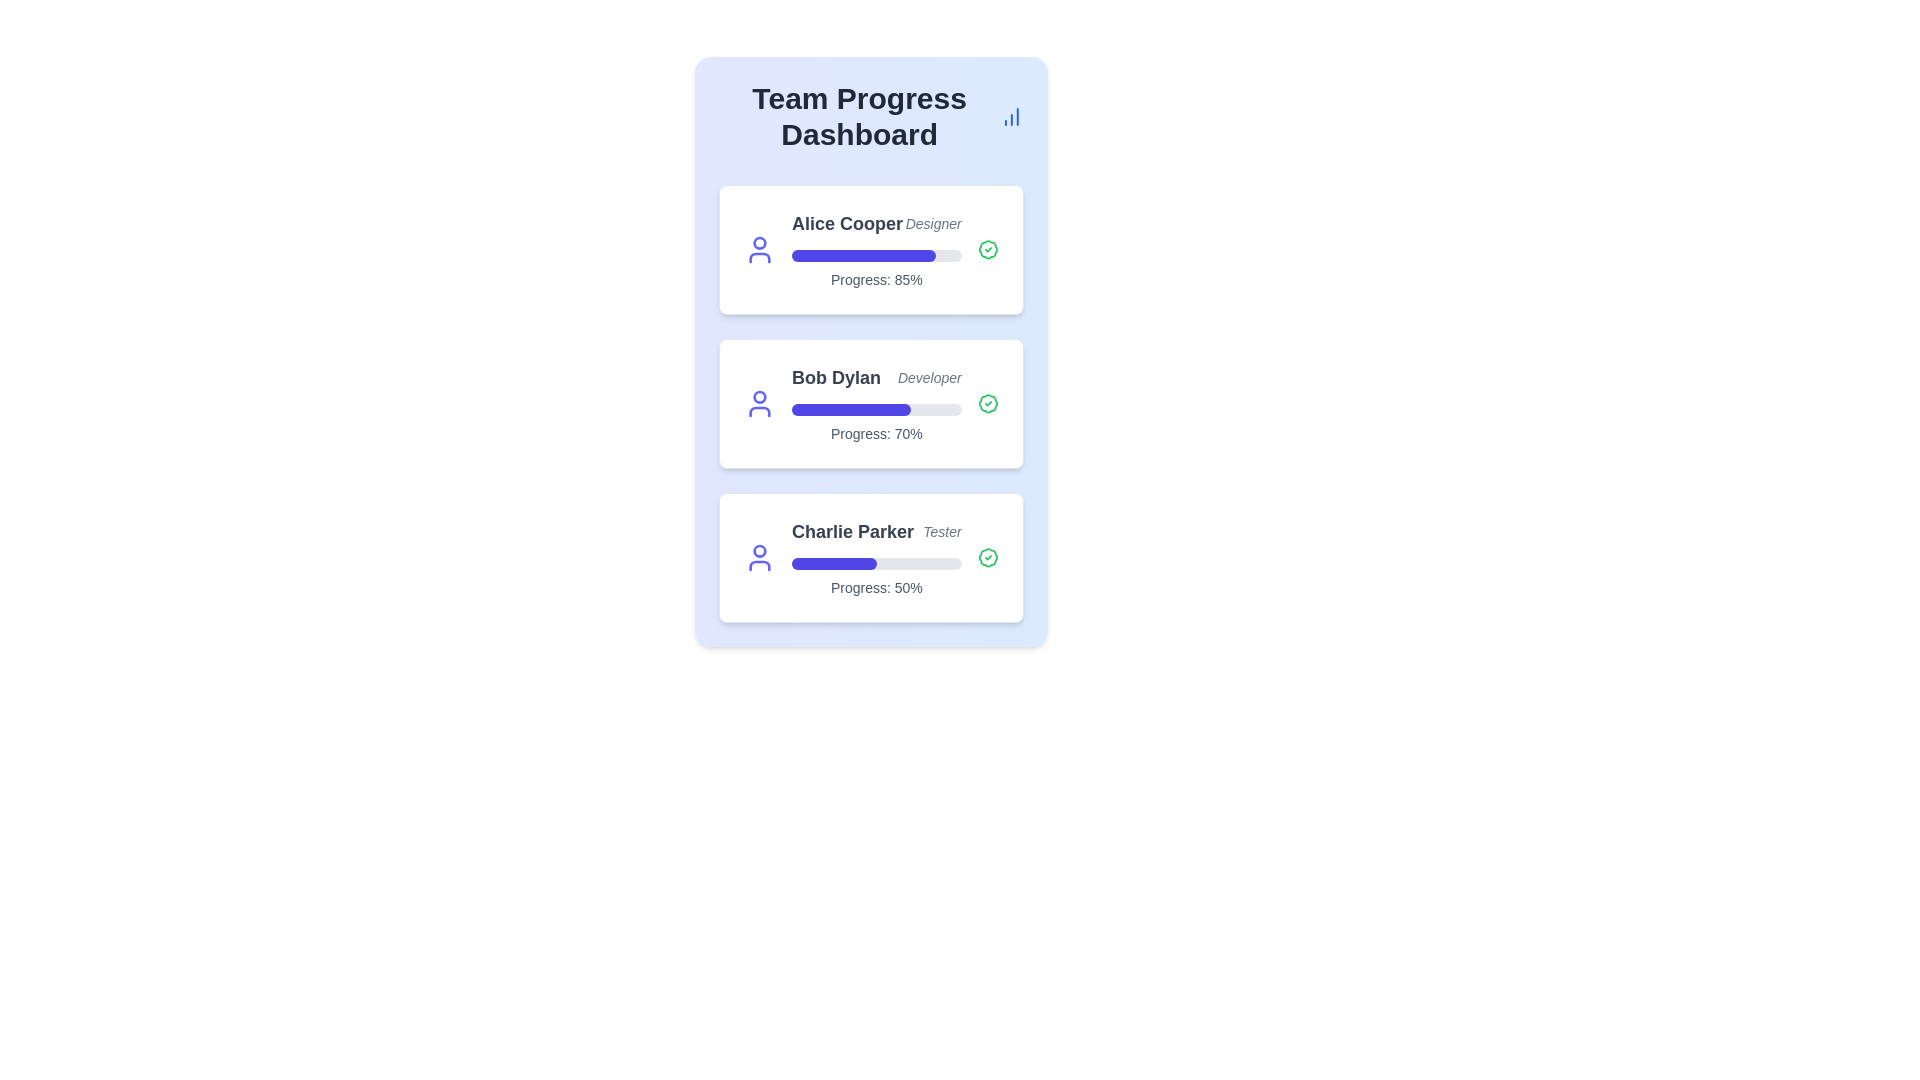 This screenshot has height=1080, width=1920. What do you see at coordinates (876, 254) in the screenshot?
I see `the progress bar representing Alice Cooper's task completion in the Team Progress Dashboard, which shows 85% filled` at bounding box center [876, 254].